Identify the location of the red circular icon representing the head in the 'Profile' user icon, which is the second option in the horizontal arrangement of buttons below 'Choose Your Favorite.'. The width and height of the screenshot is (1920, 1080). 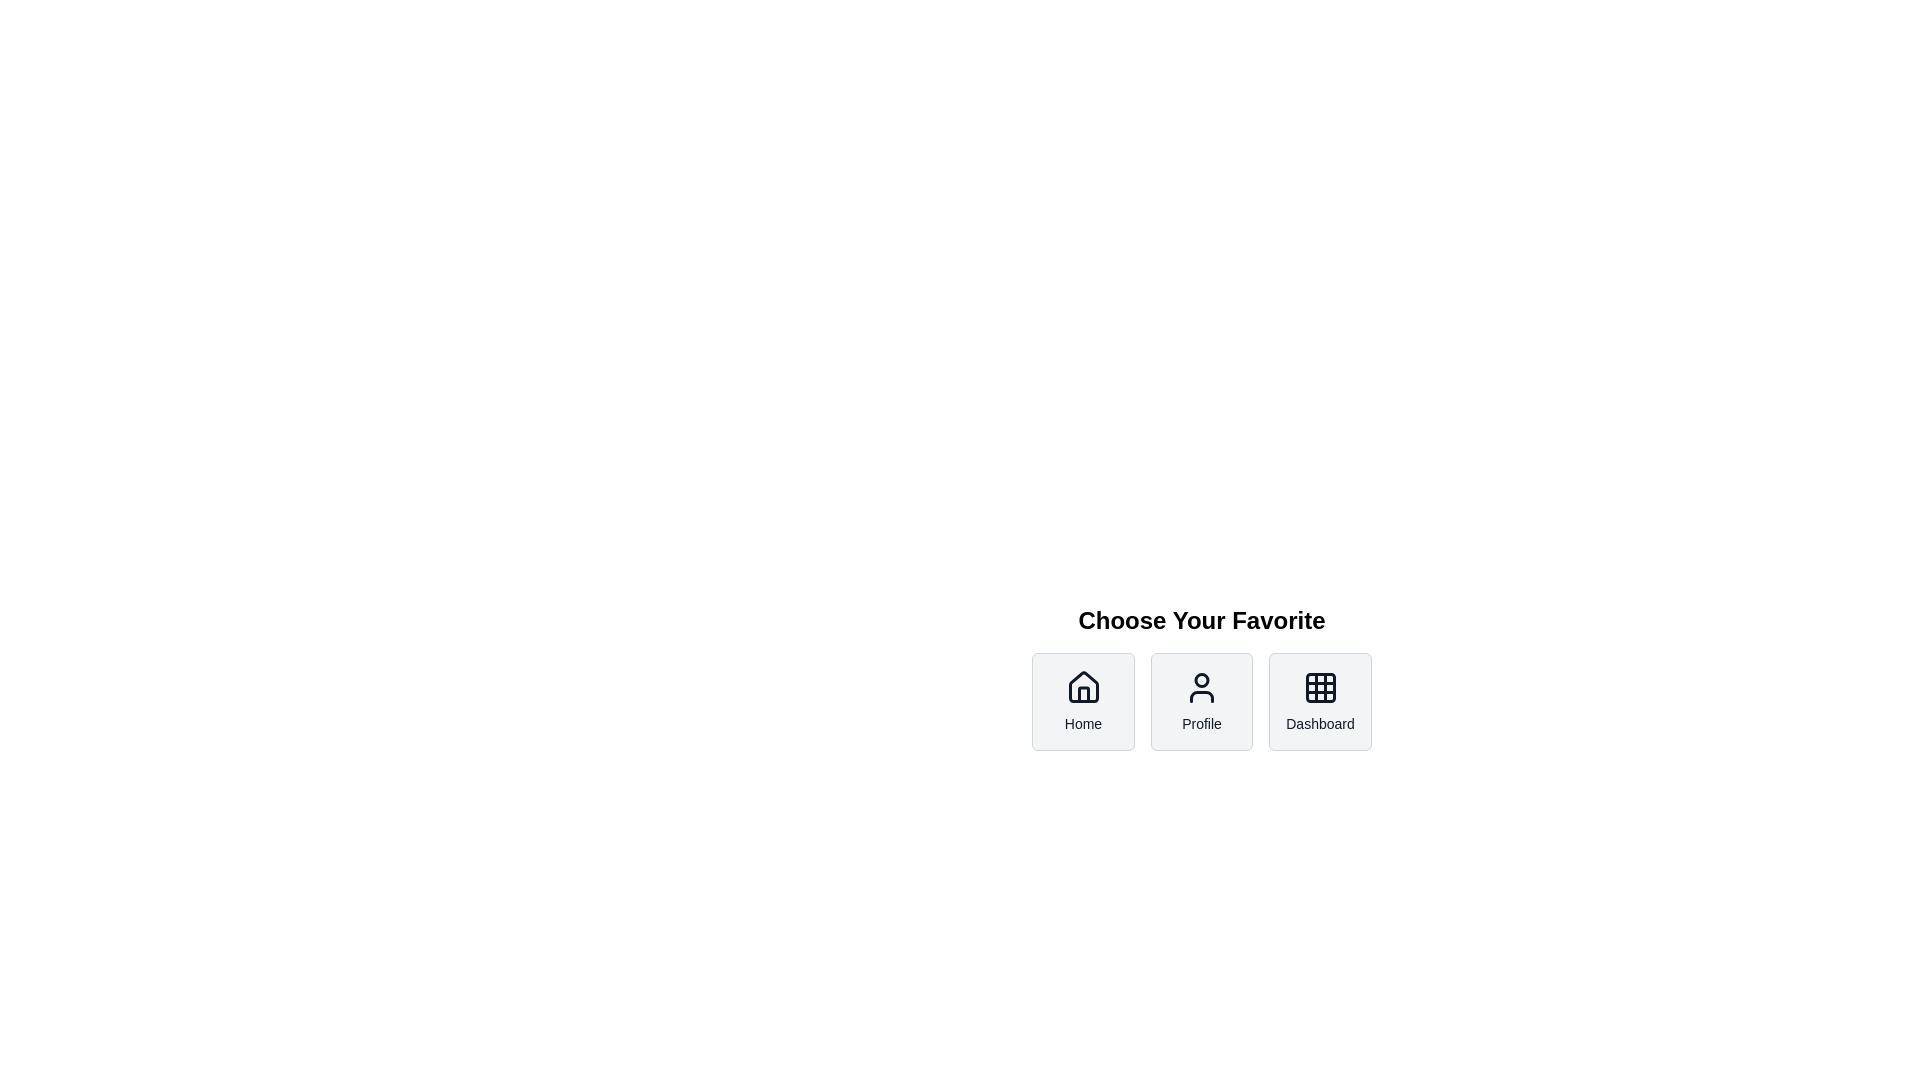
(1200, 679).